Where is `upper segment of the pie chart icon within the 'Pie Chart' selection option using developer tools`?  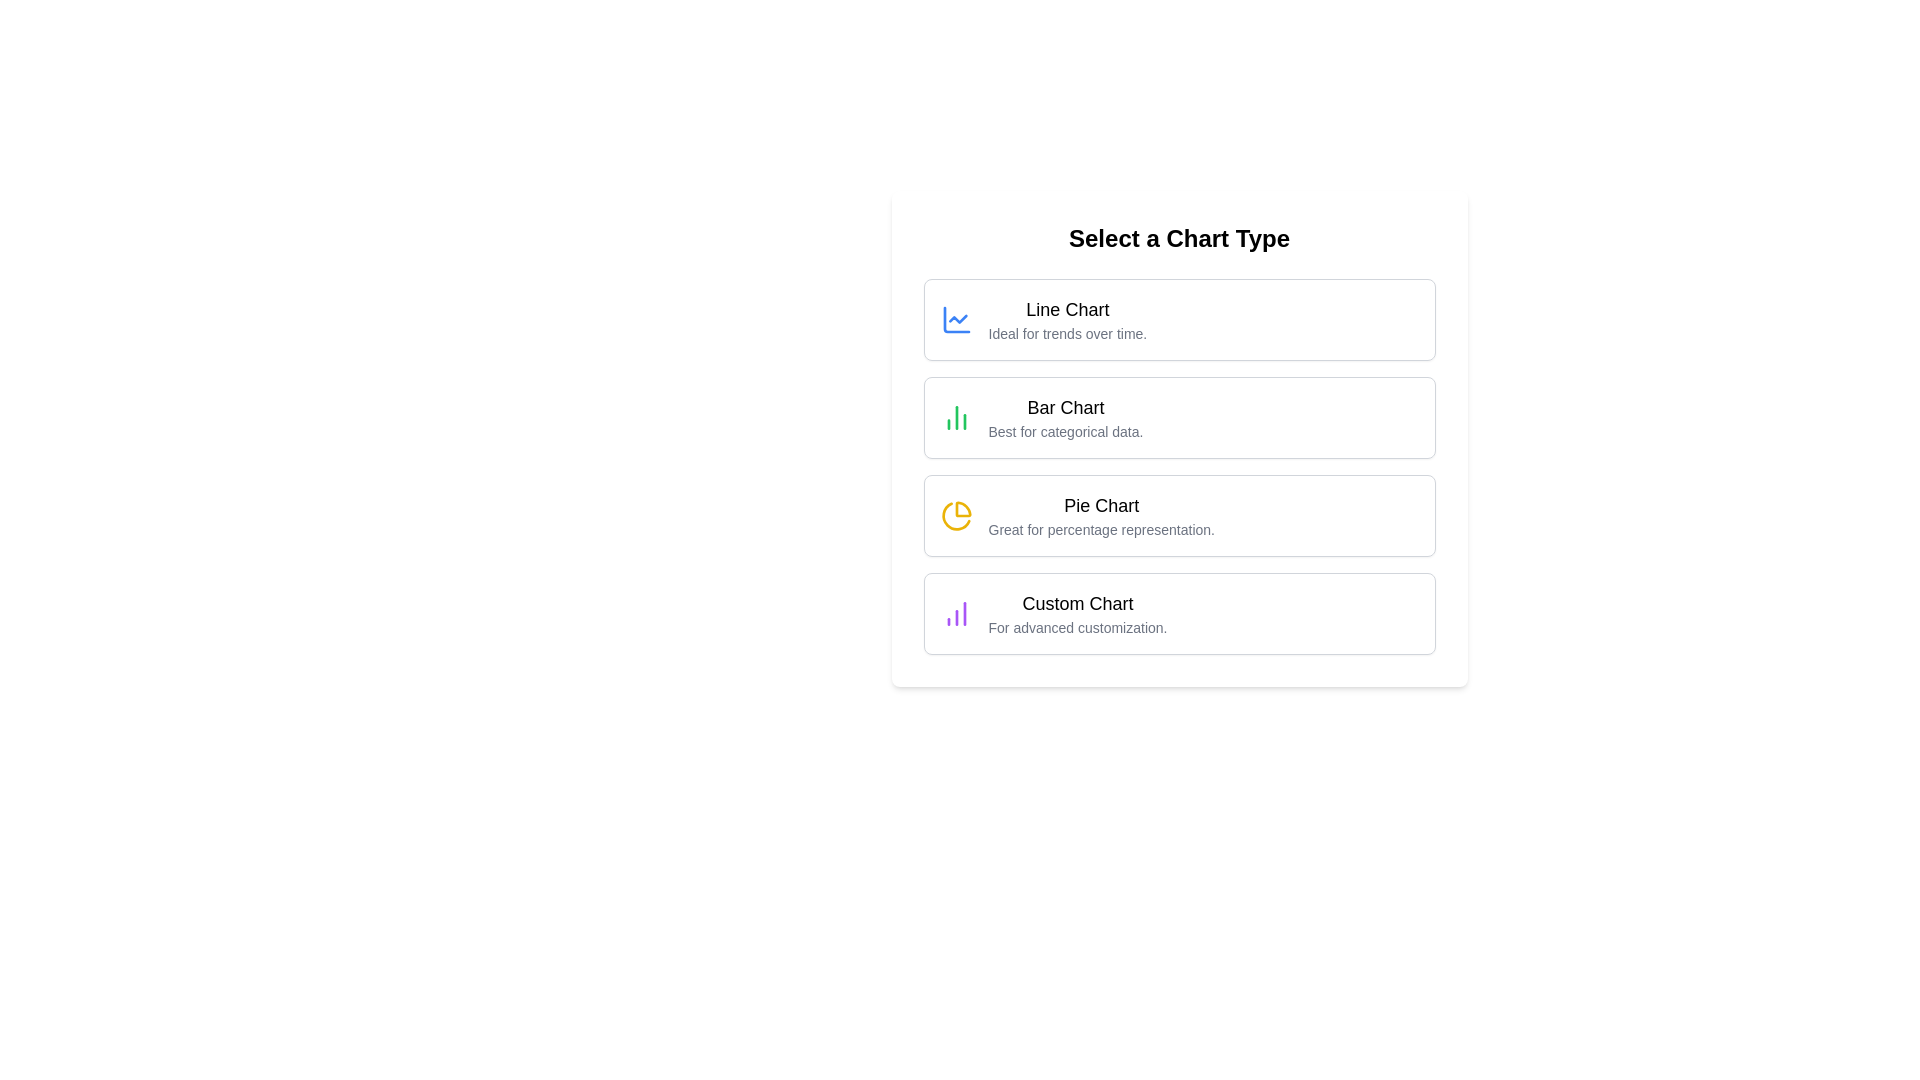 upper segment of the pie chart icon within the 'Pie Chart' selection option using developer tools is located at coordinates (963, 508).